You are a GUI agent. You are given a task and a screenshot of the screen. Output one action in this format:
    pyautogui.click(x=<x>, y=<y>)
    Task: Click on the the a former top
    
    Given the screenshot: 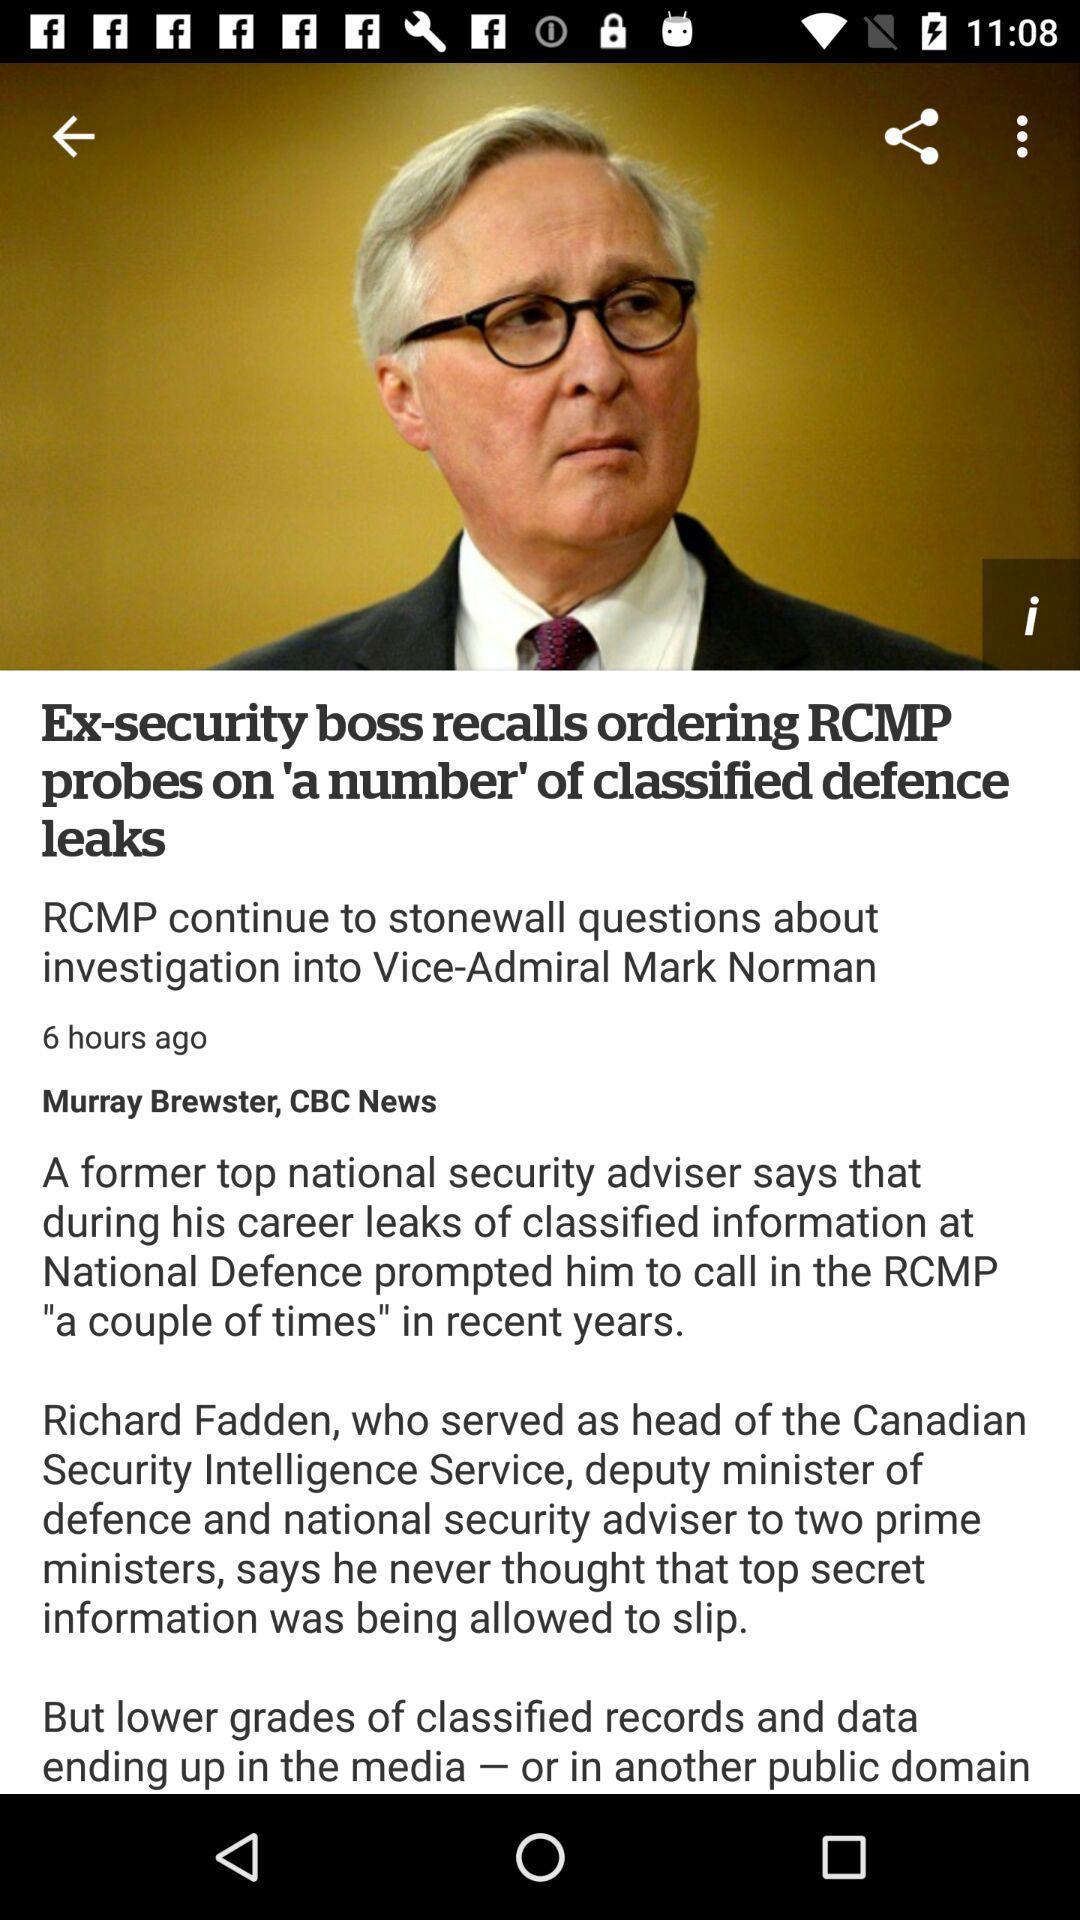 What is the action you would take?
    pyautogui.click(x=540, y=1468)
    